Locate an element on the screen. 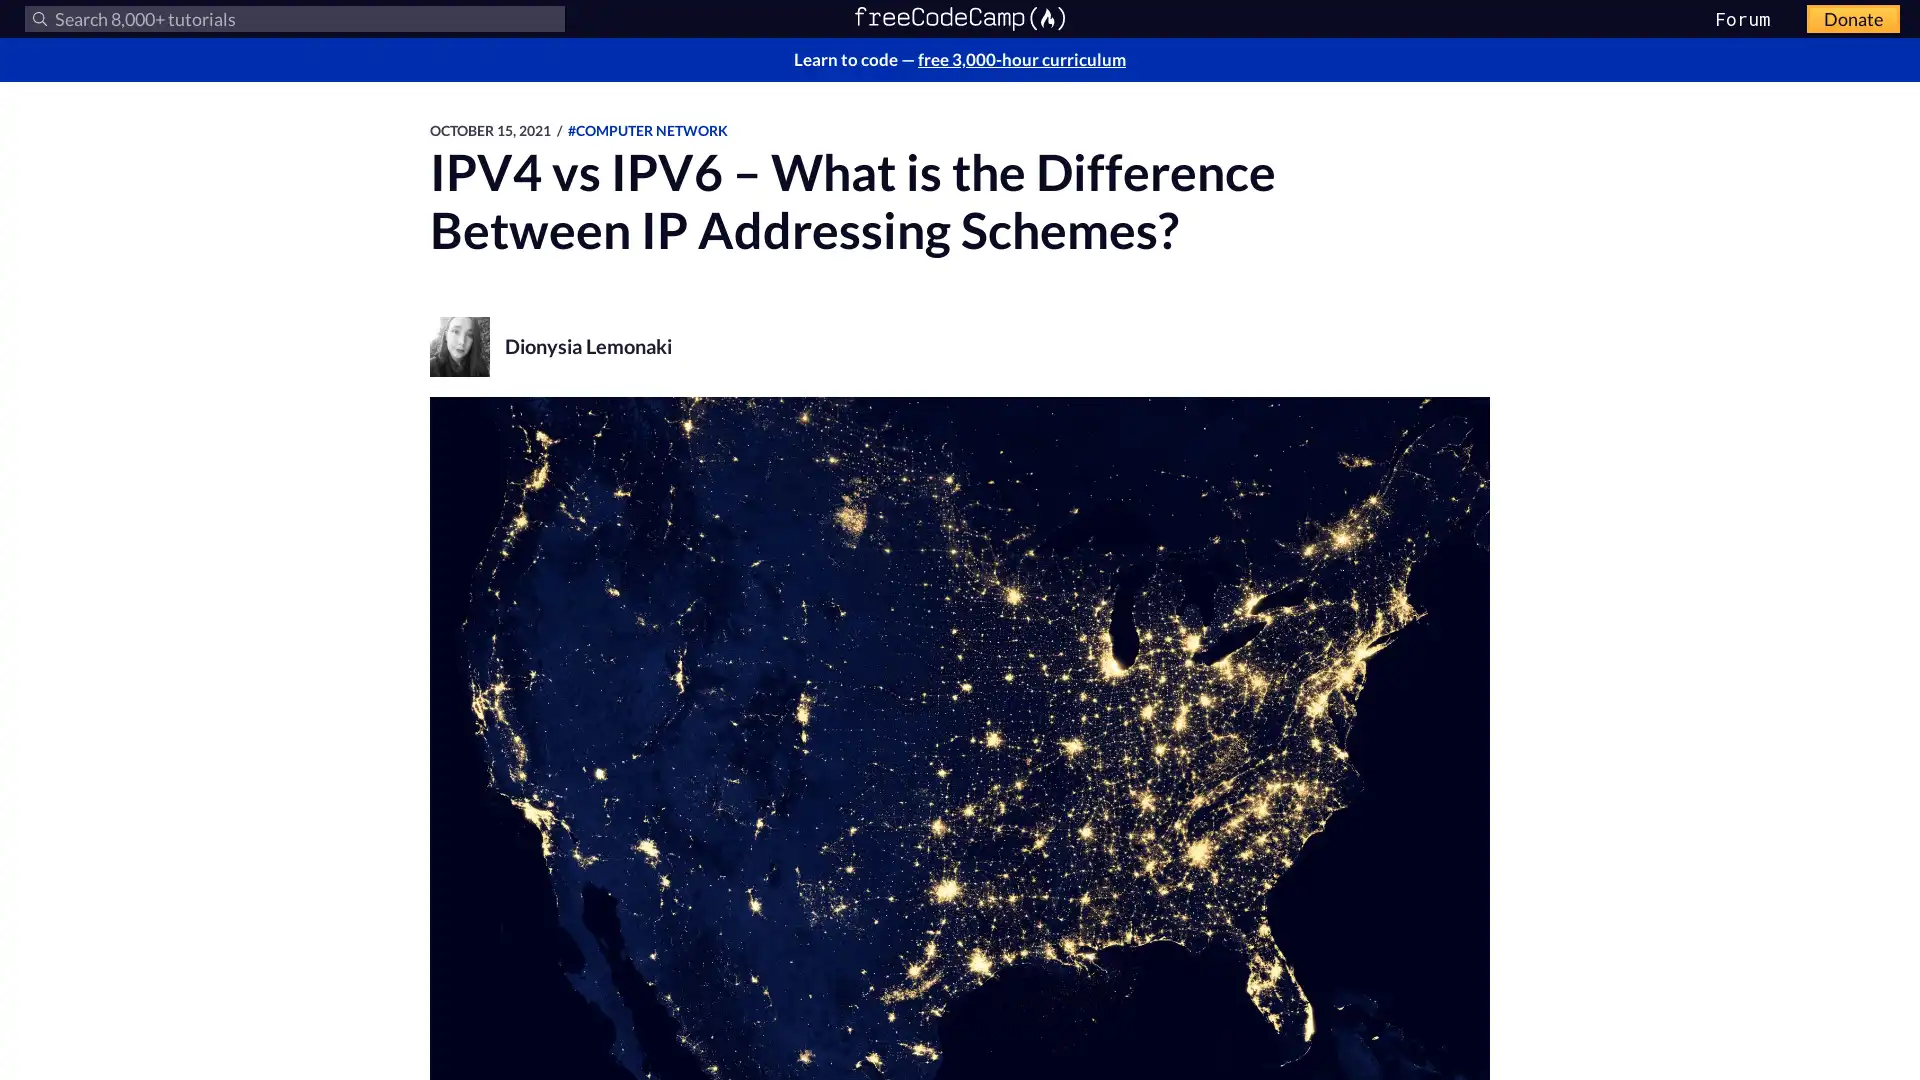 The height and width of the screenshot is (1080, 1920). Submit your search query is located at coordinates (39, 19).